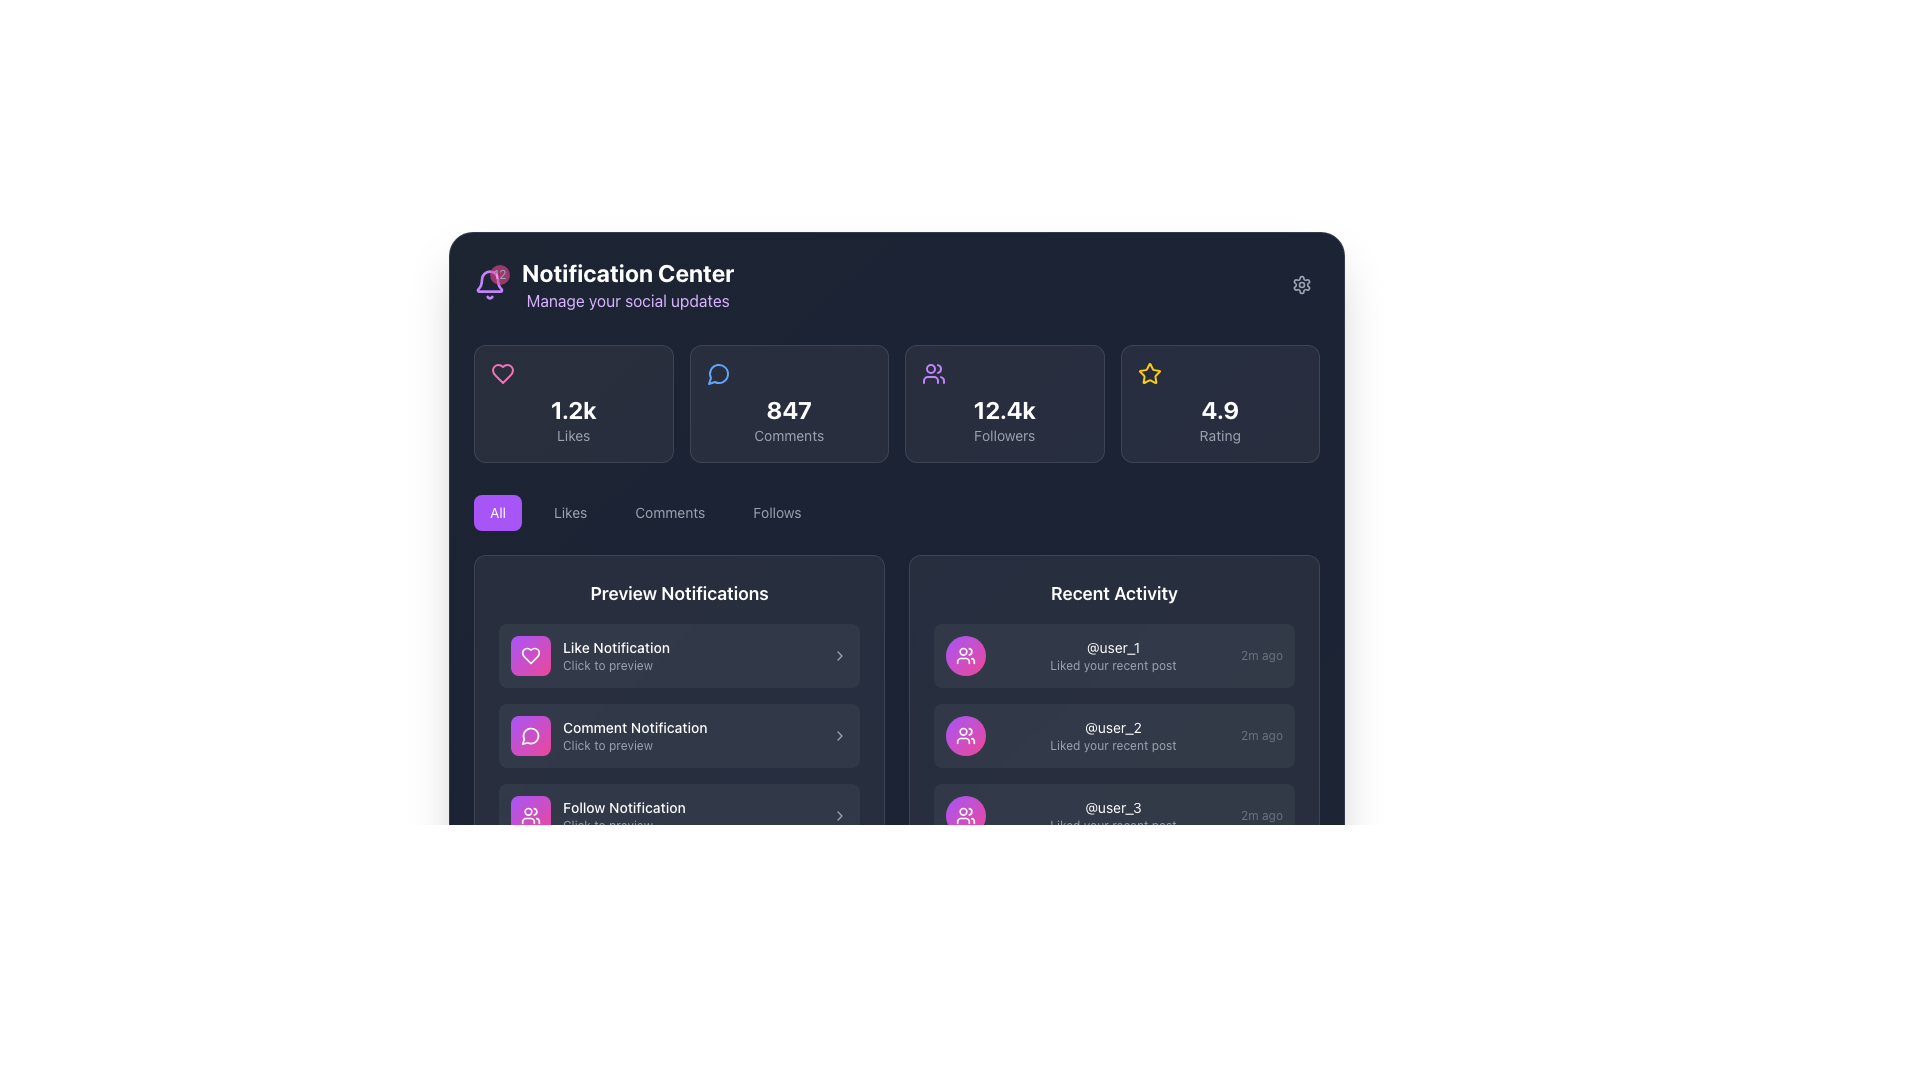 This screenshot has width=1920, height=1080. What do you see at coordinates (840, 655) in the screenshot?
I see `the right-pointing gray chevron icon located at the far right of the 'Like Notification' row` at bounding box center [840, 655].